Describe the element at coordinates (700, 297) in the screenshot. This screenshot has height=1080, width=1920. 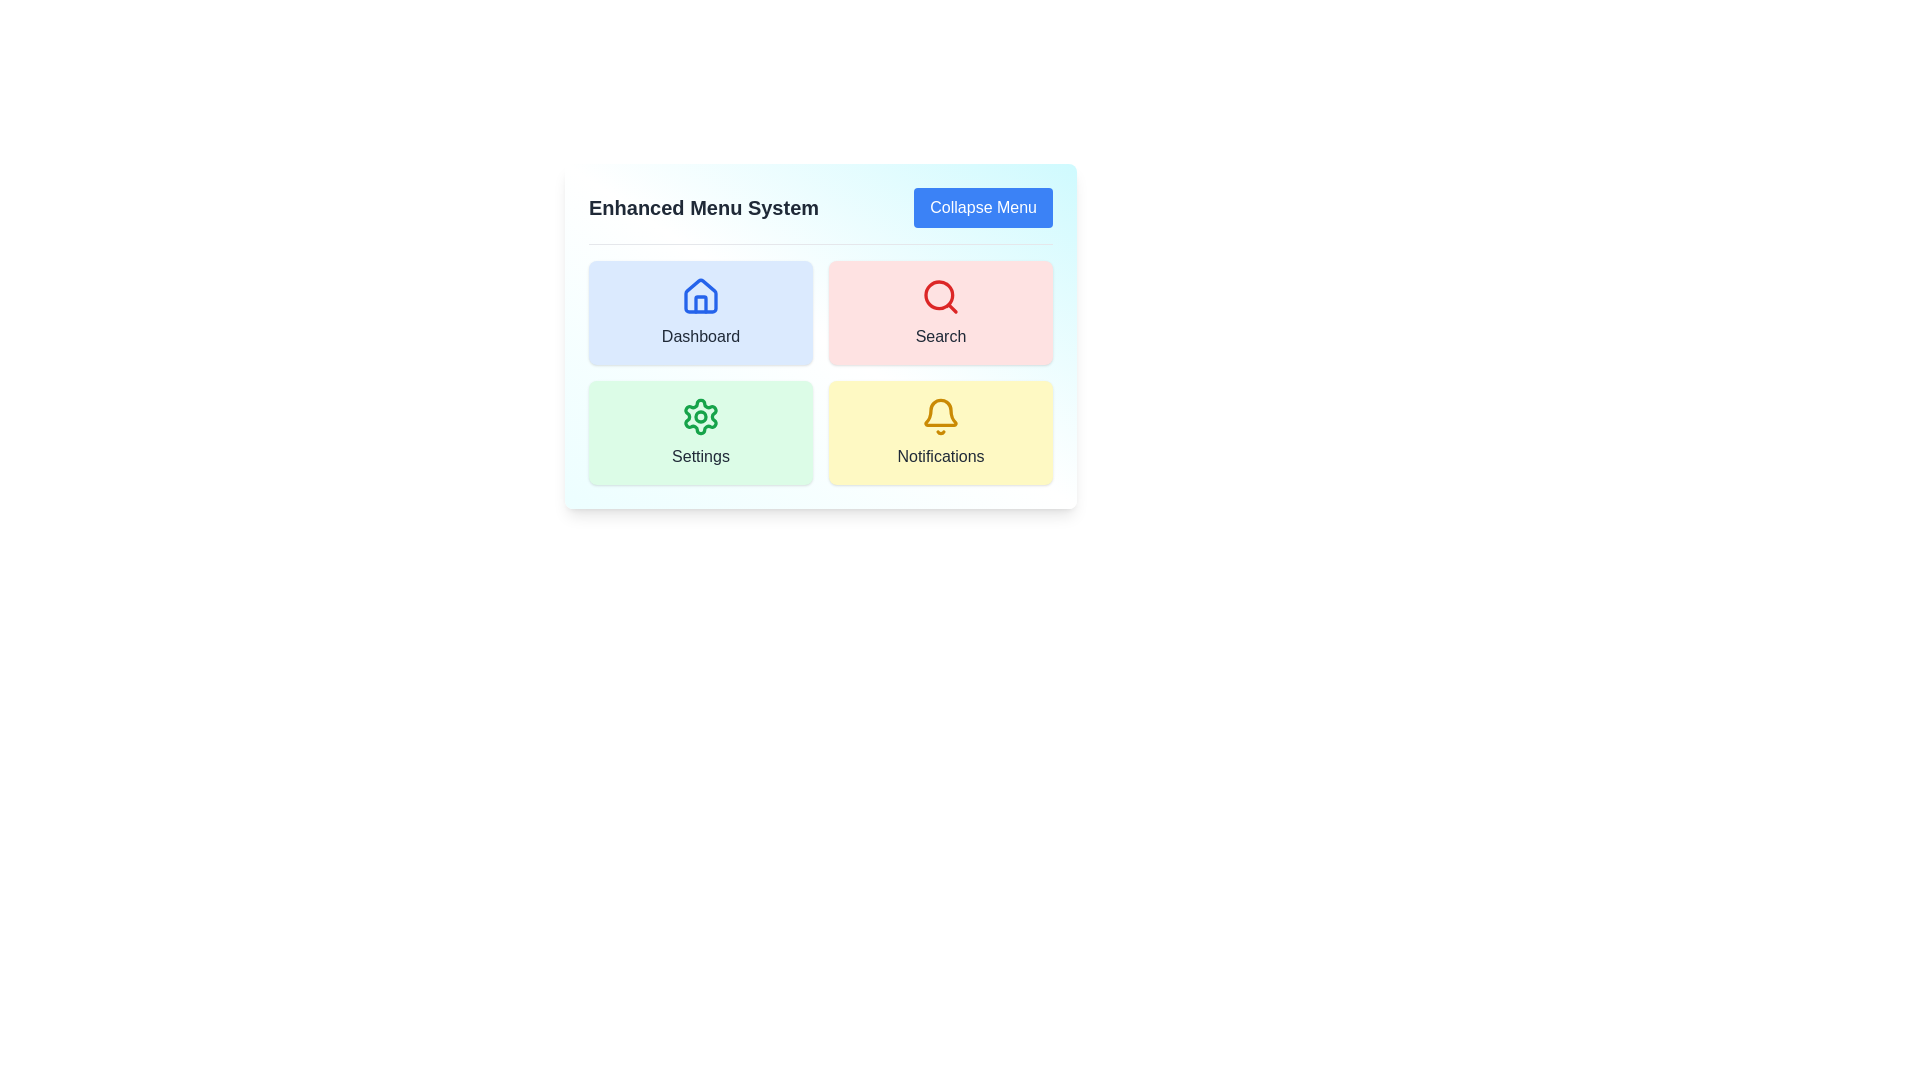
I see `the 'Dashboard' icon located in the top-left quadrant of the grid layout` at that location.